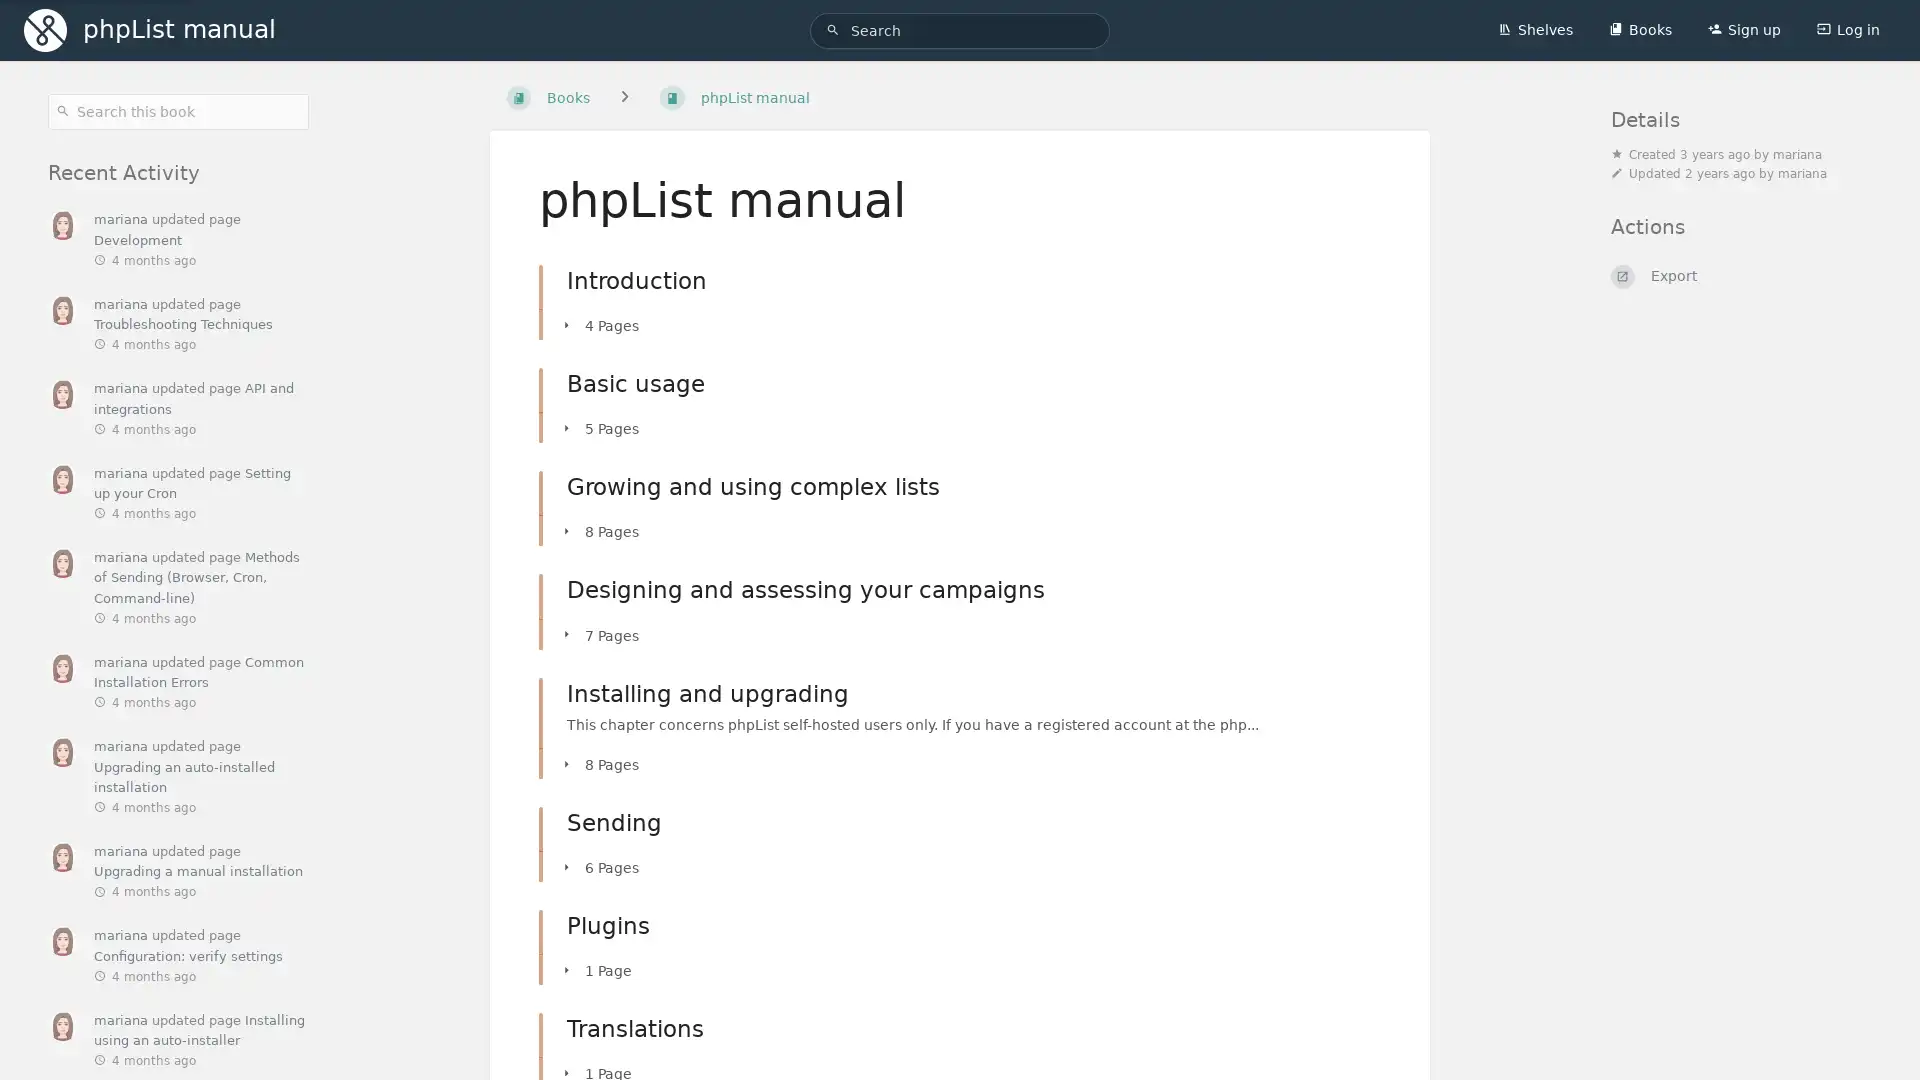 This screenshot has width=1920, height=1080. Describe the element at coordinates (960, 323) in the screenshot. I see `4 Pages` at that location.